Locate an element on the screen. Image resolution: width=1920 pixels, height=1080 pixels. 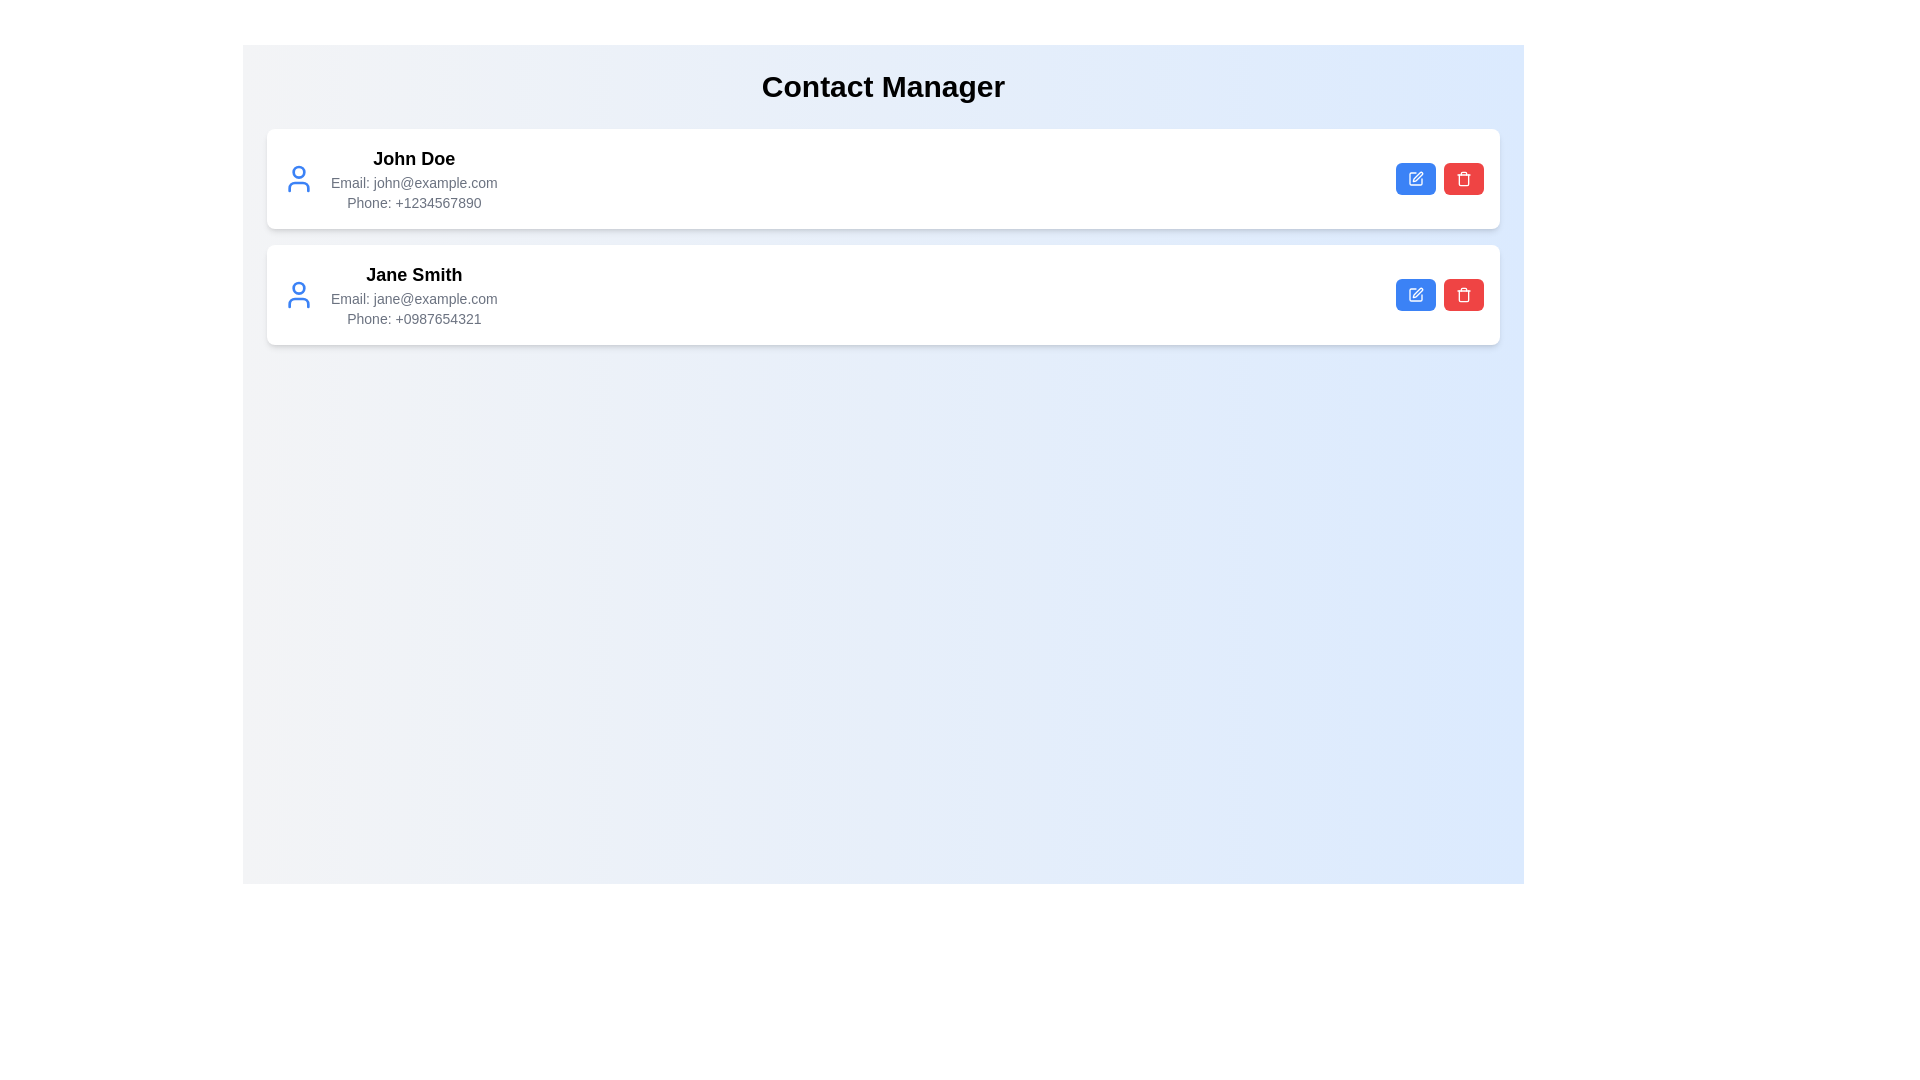
the informational card displaying the user's contact information is located at coordinates (390, 177).